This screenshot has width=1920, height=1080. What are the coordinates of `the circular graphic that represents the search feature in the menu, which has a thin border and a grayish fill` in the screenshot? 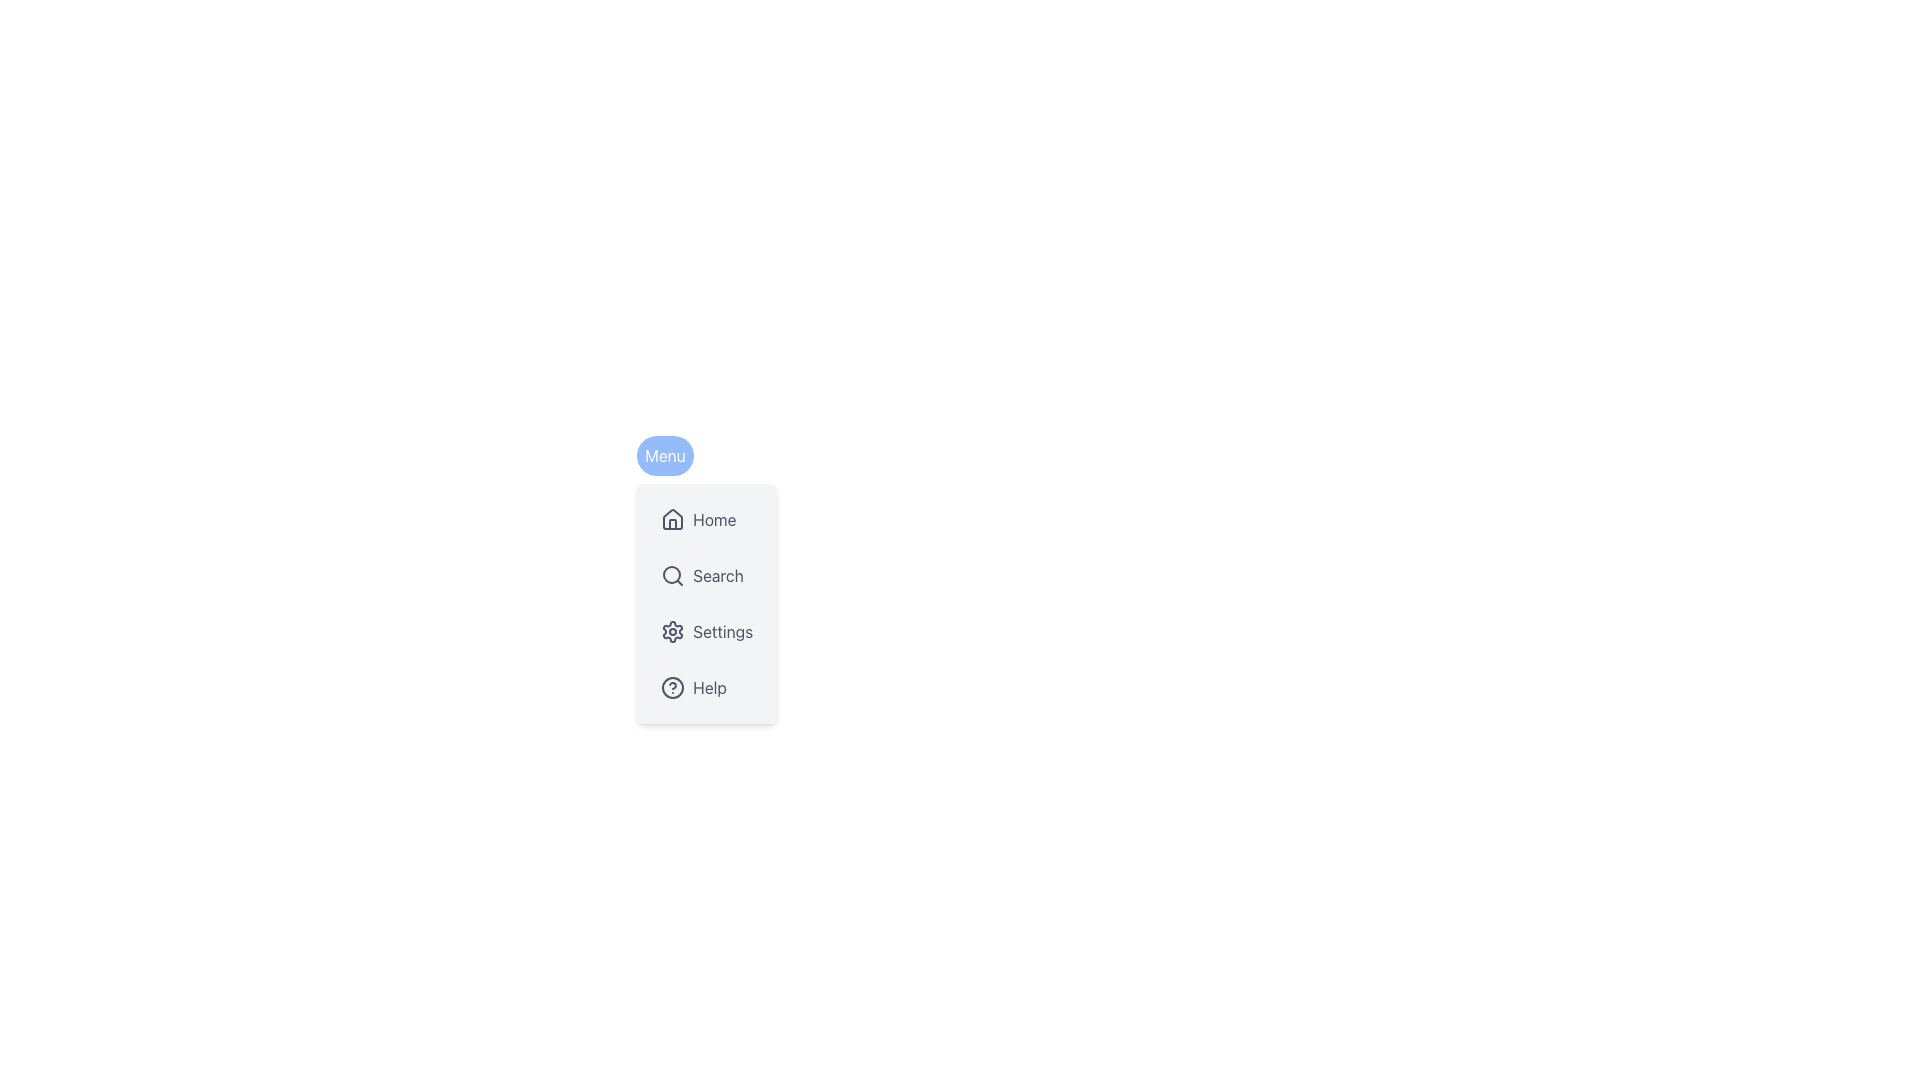 It's located at (672, 574).